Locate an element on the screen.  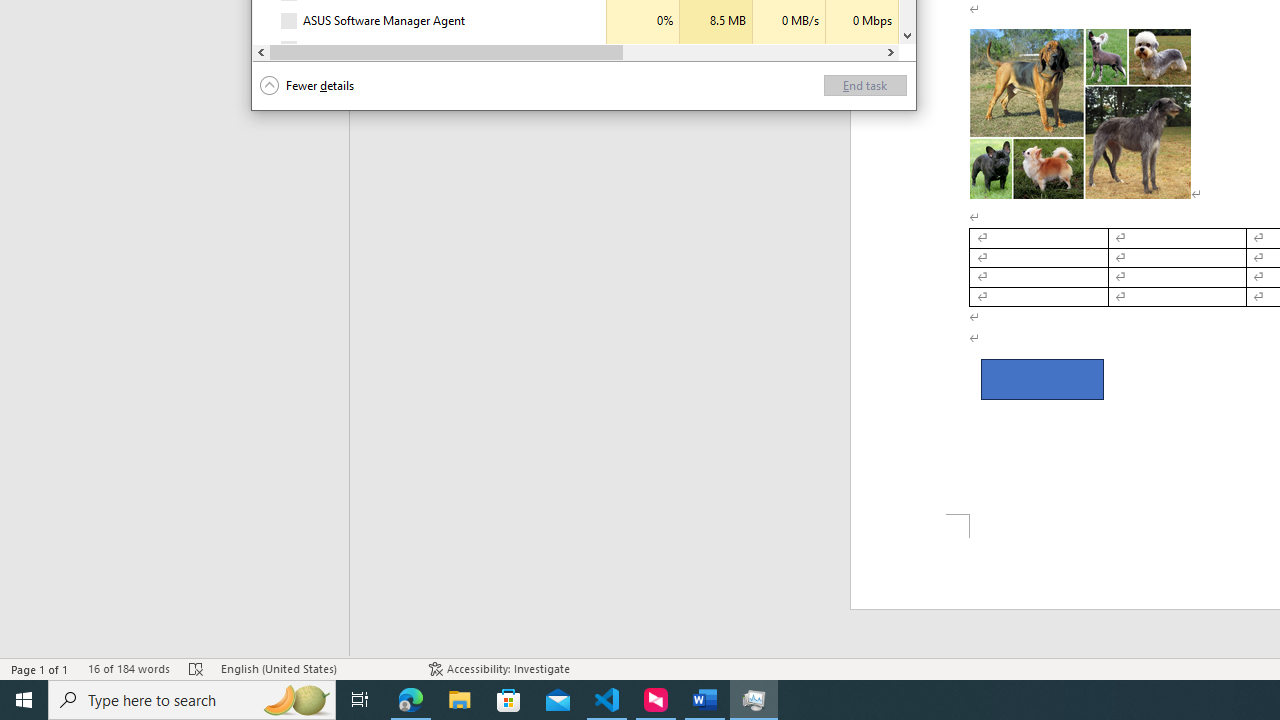
'File Explorer' is located at coordinates (459, 698).